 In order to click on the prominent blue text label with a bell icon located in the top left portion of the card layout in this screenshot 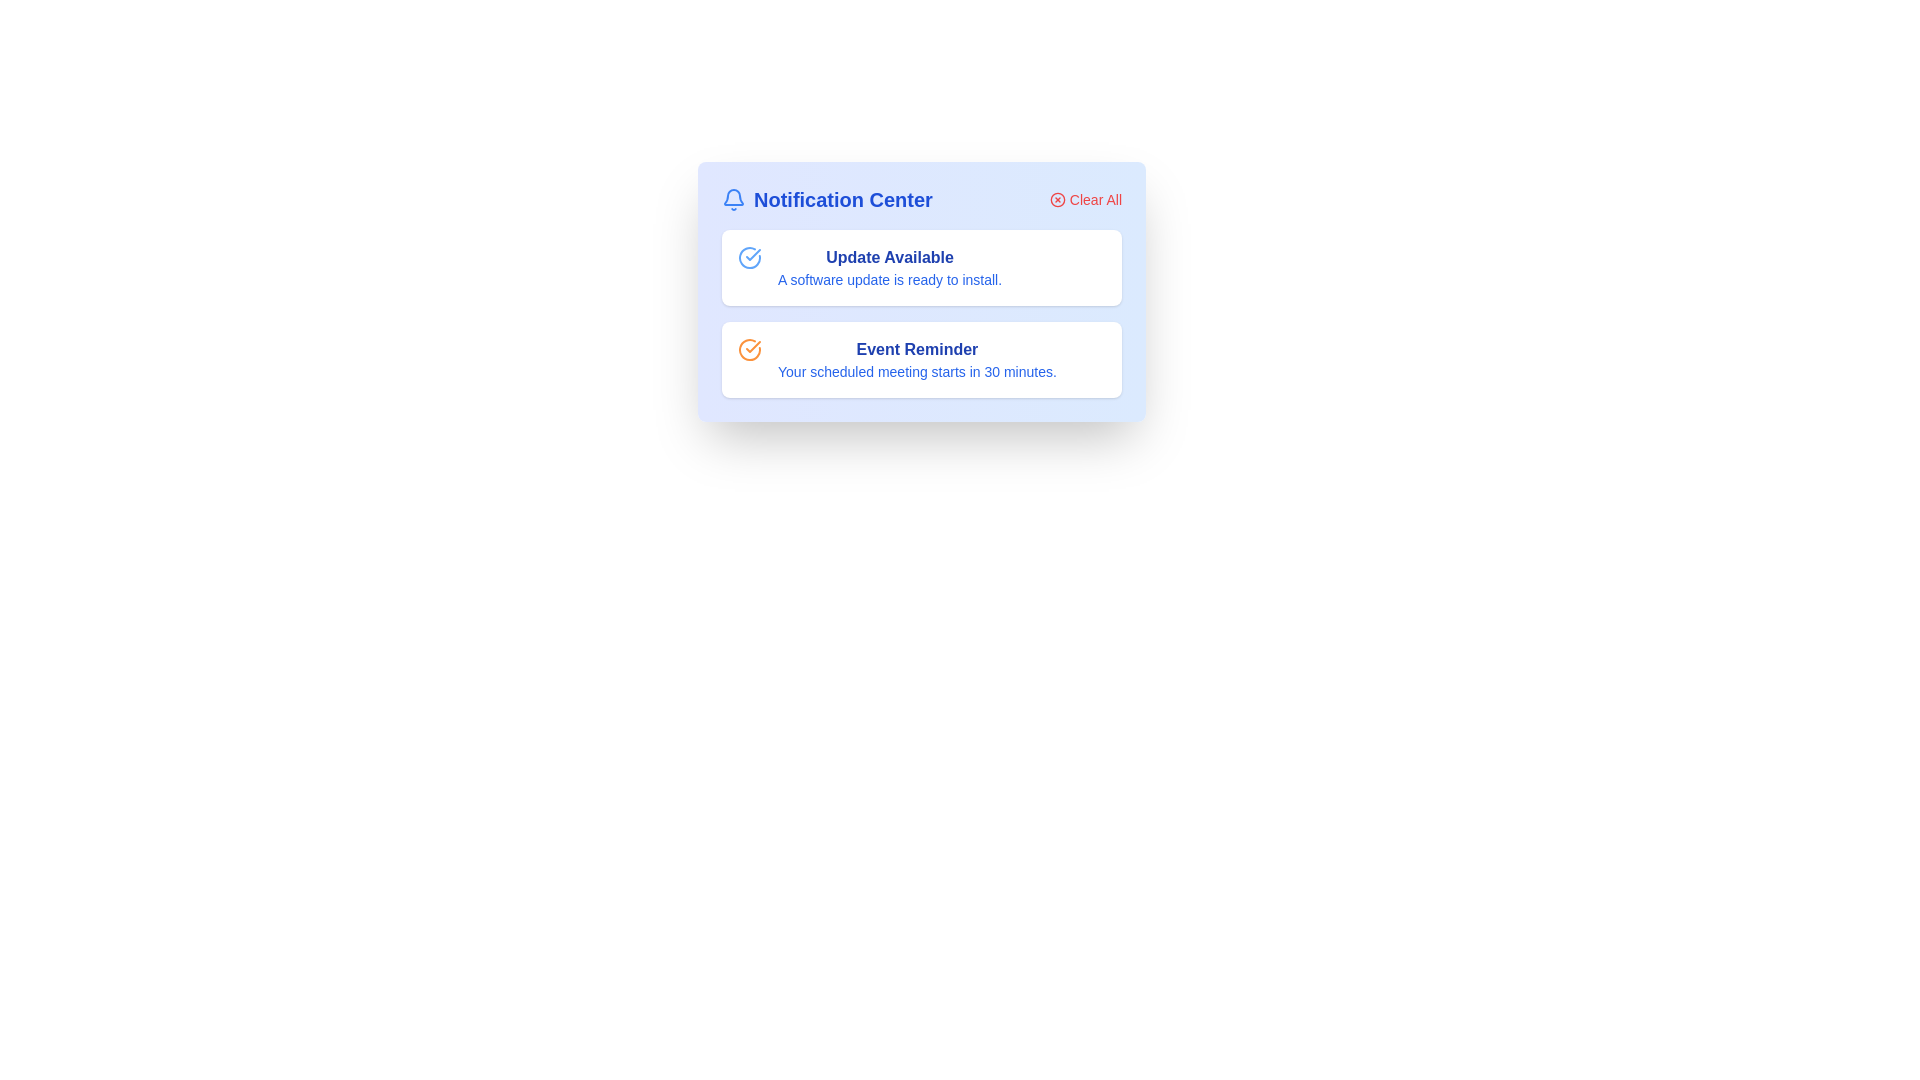, I will do `click(827, 200)`.